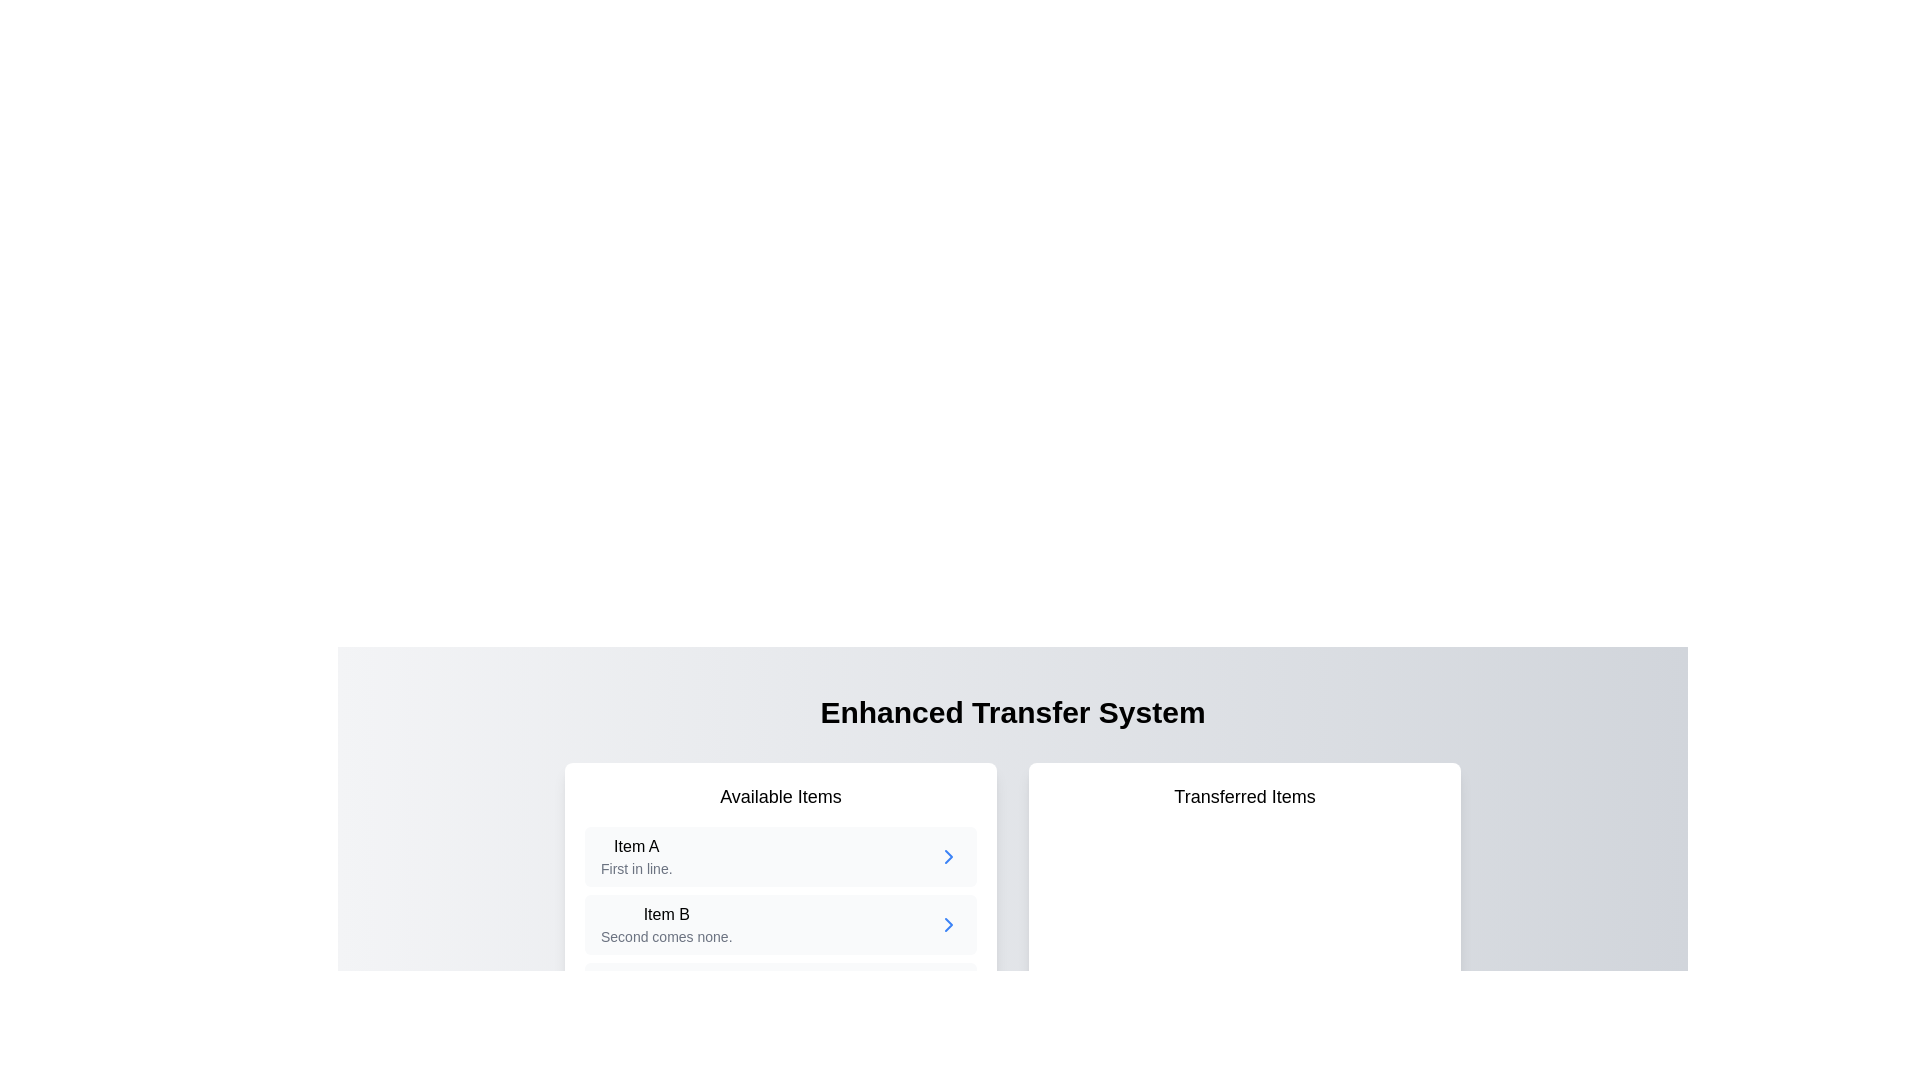 Image resolution: width=1920 pixels, height=1080 pixels. What do you see at coordinates (635, 855) in the screenshot?
I see `the label that provides information about 'Item A' in the 'Available Items' section, which states 'First in line.'` at bounding box center [635, 855].